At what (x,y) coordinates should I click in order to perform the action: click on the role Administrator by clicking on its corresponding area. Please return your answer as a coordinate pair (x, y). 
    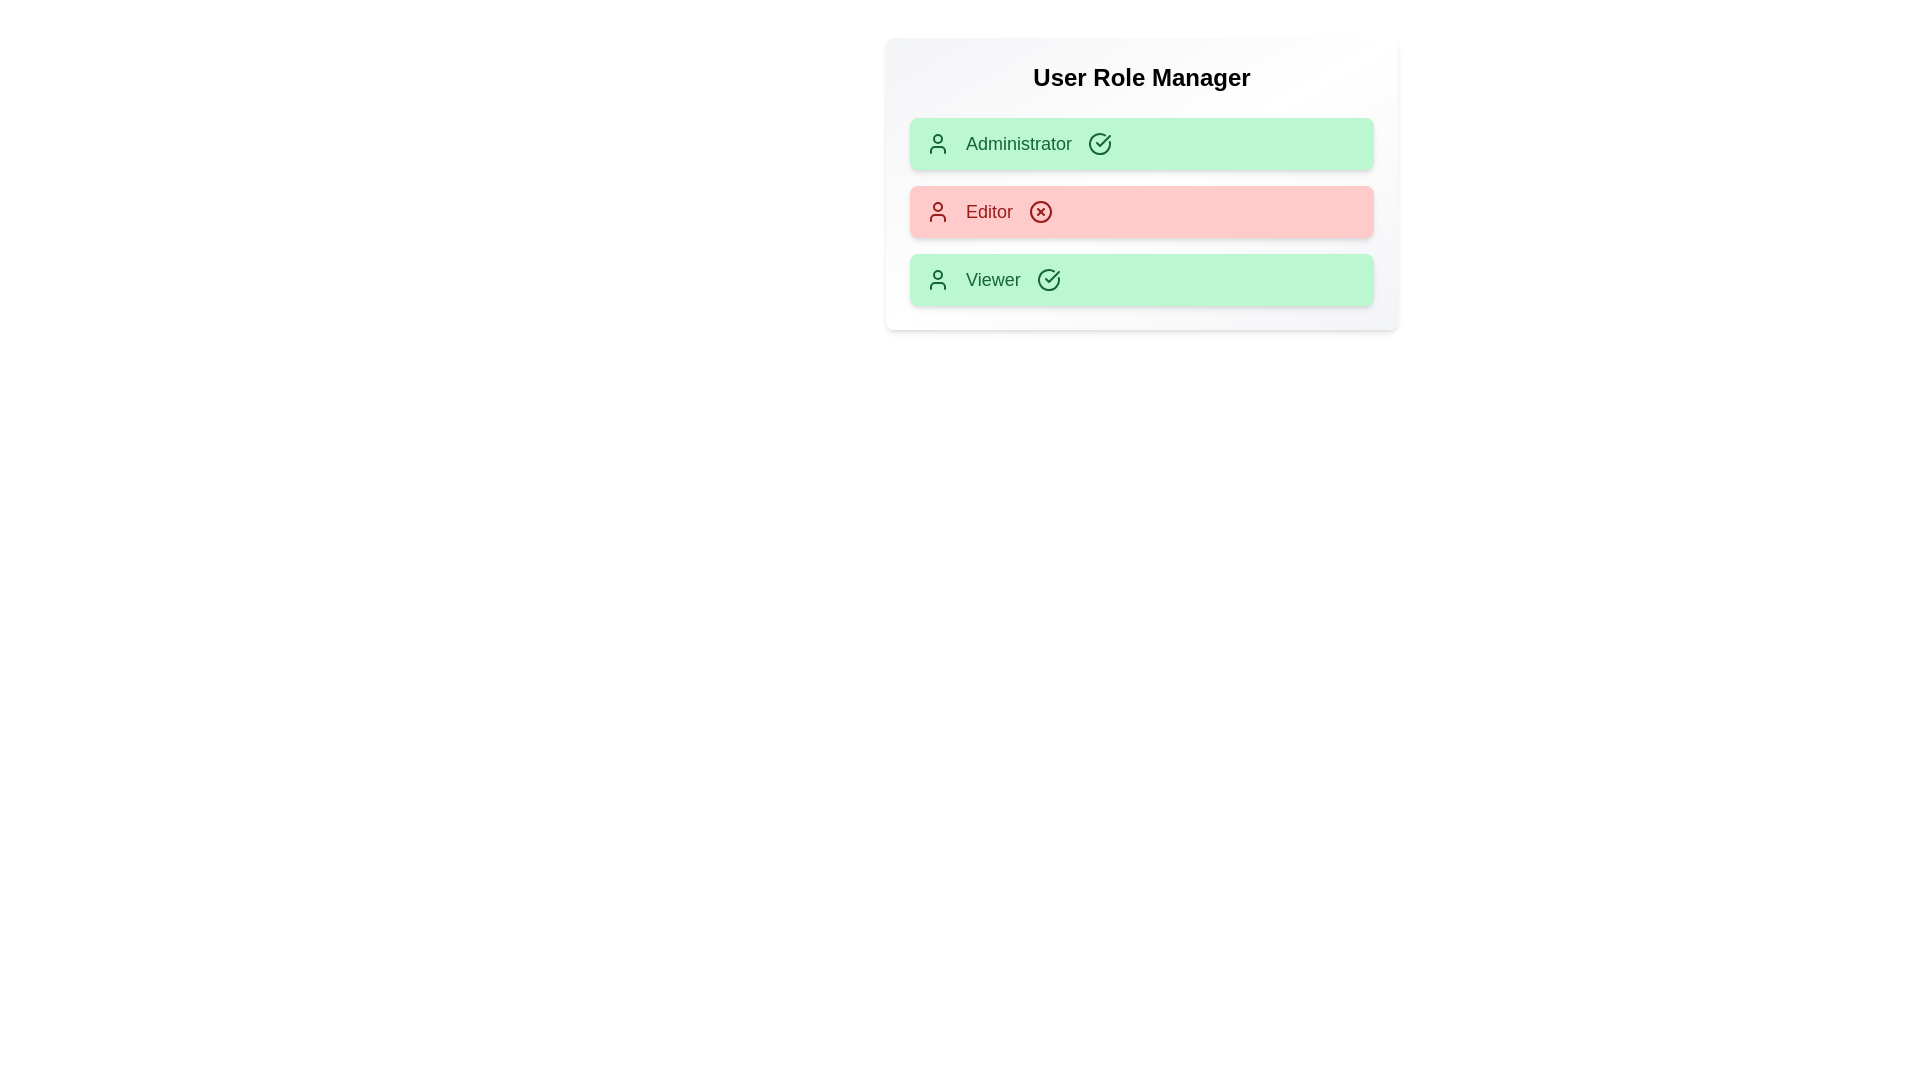
    Looking at the image, I should click on (1142, 142).